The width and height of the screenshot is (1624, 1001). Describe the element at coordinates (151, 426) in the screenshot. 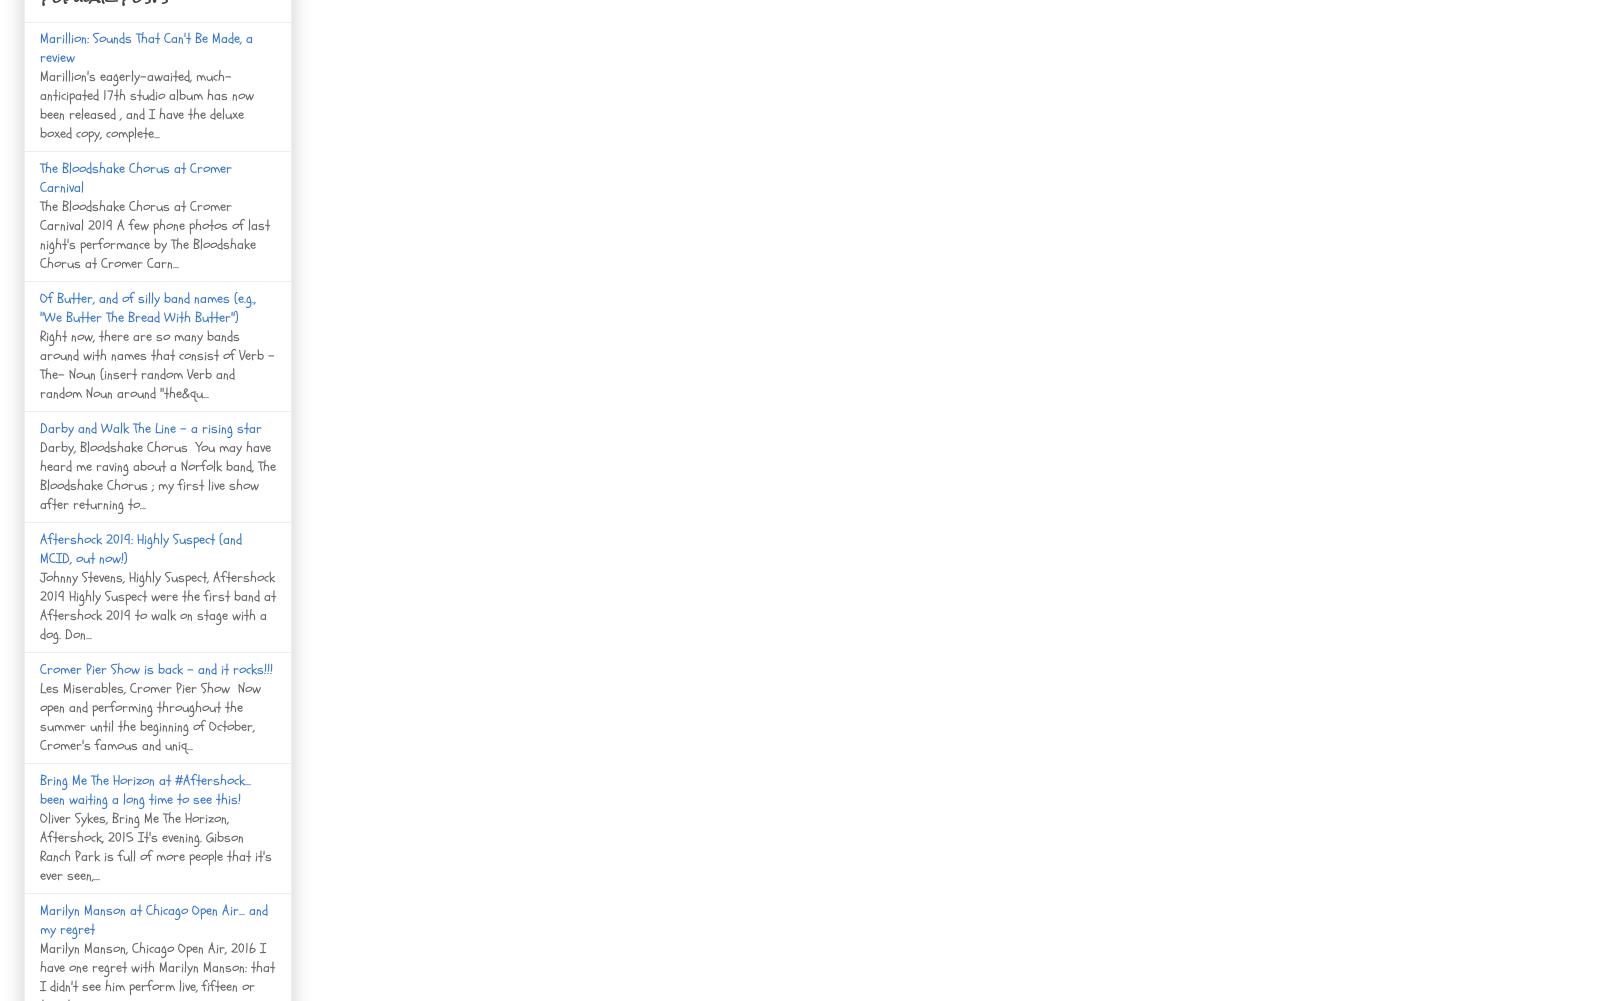

I see `'Darby and Walk The Line - a rising star'` at that location.